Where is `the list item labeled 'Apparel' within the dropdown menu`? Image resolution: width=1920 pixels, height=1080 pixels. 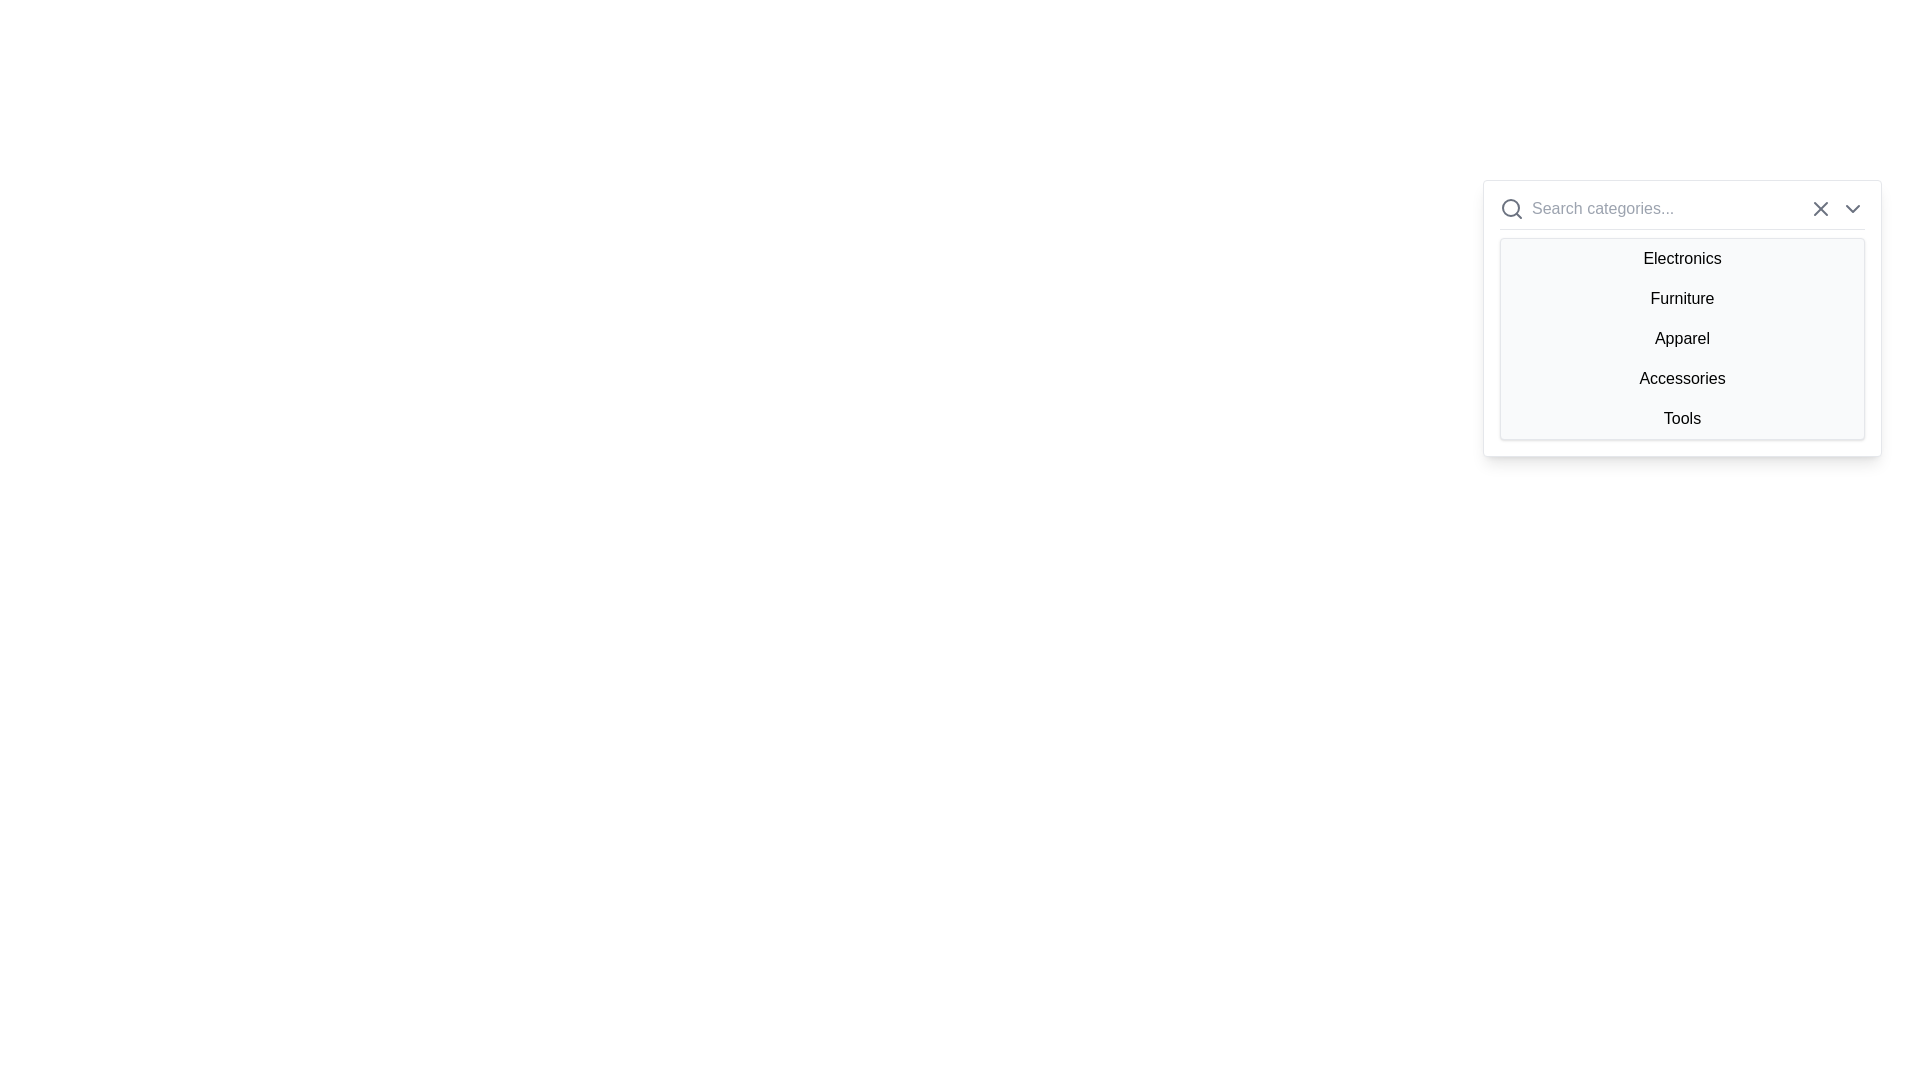 the list item labeled 'Apparel' within the dropdown menu is located at coordinates (1681, 338).